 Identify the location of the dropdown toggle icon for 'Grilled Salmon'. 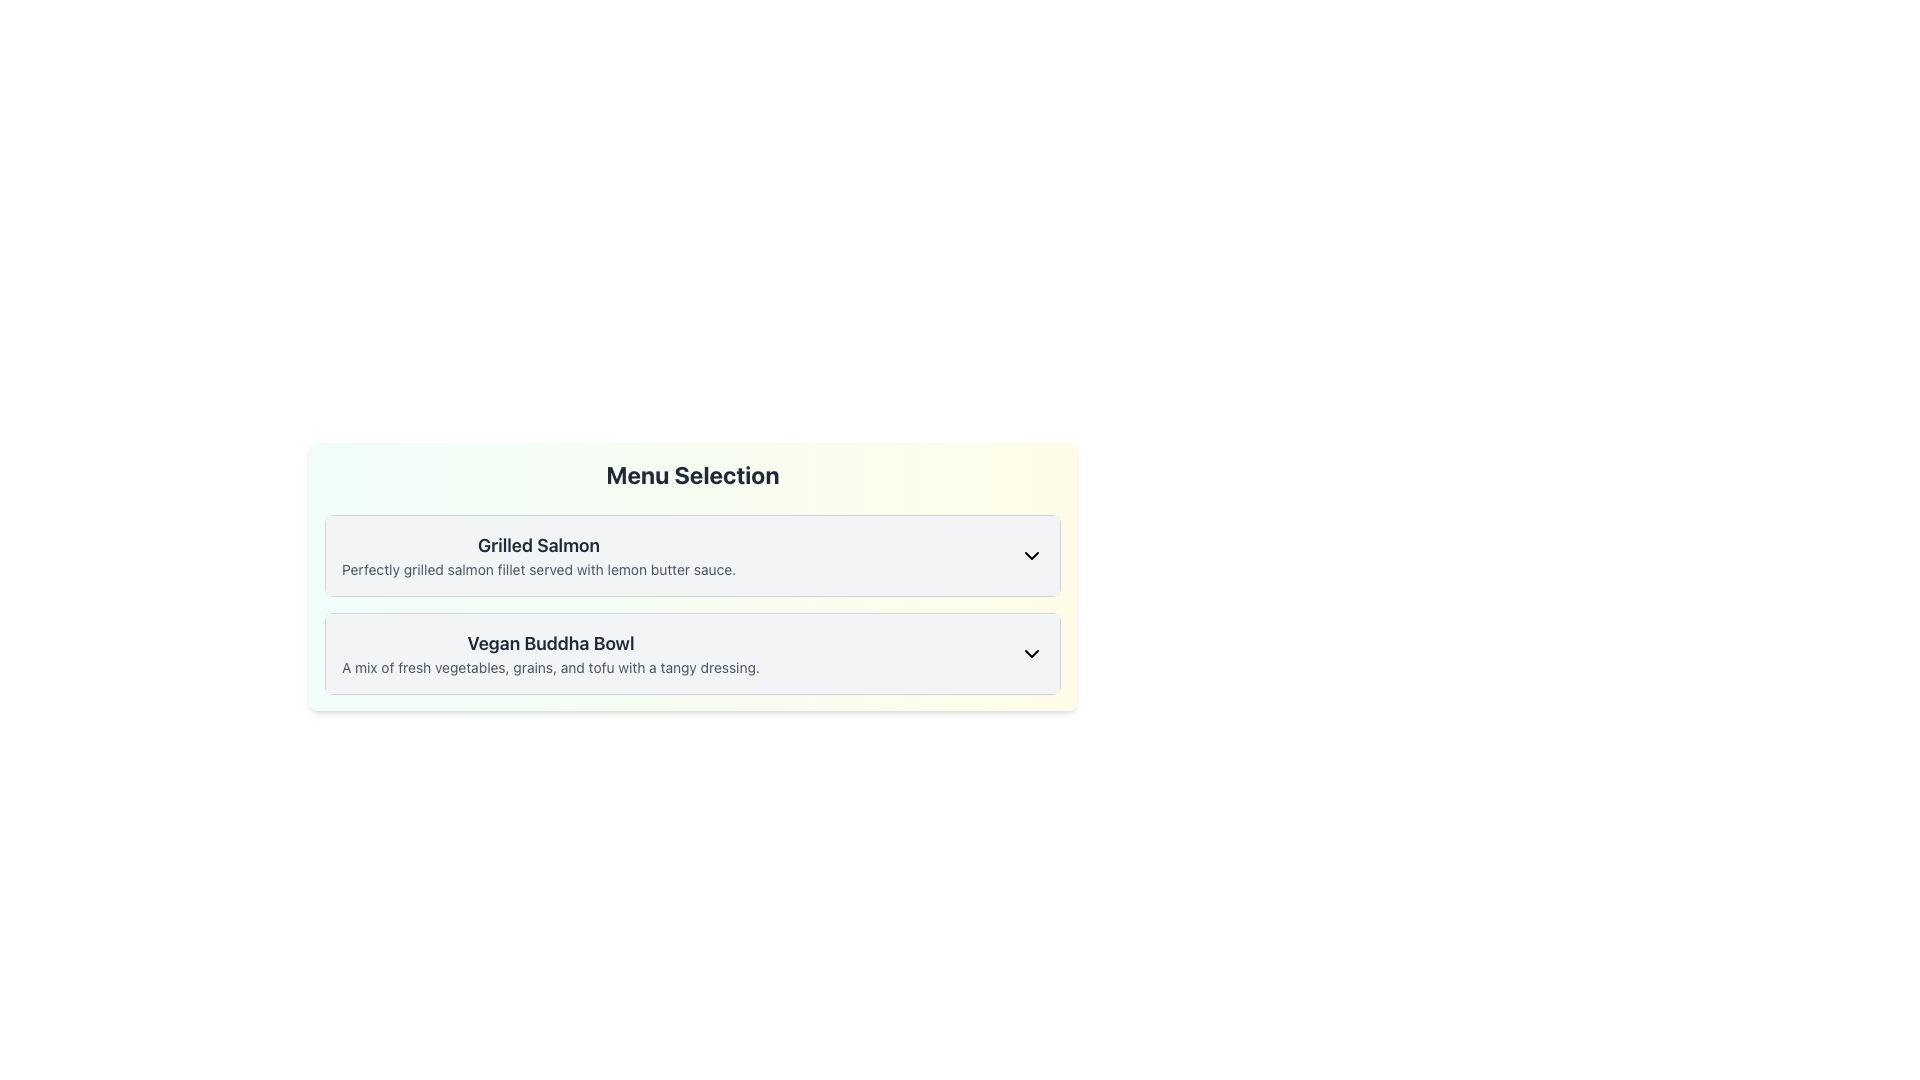
(1032, 555).